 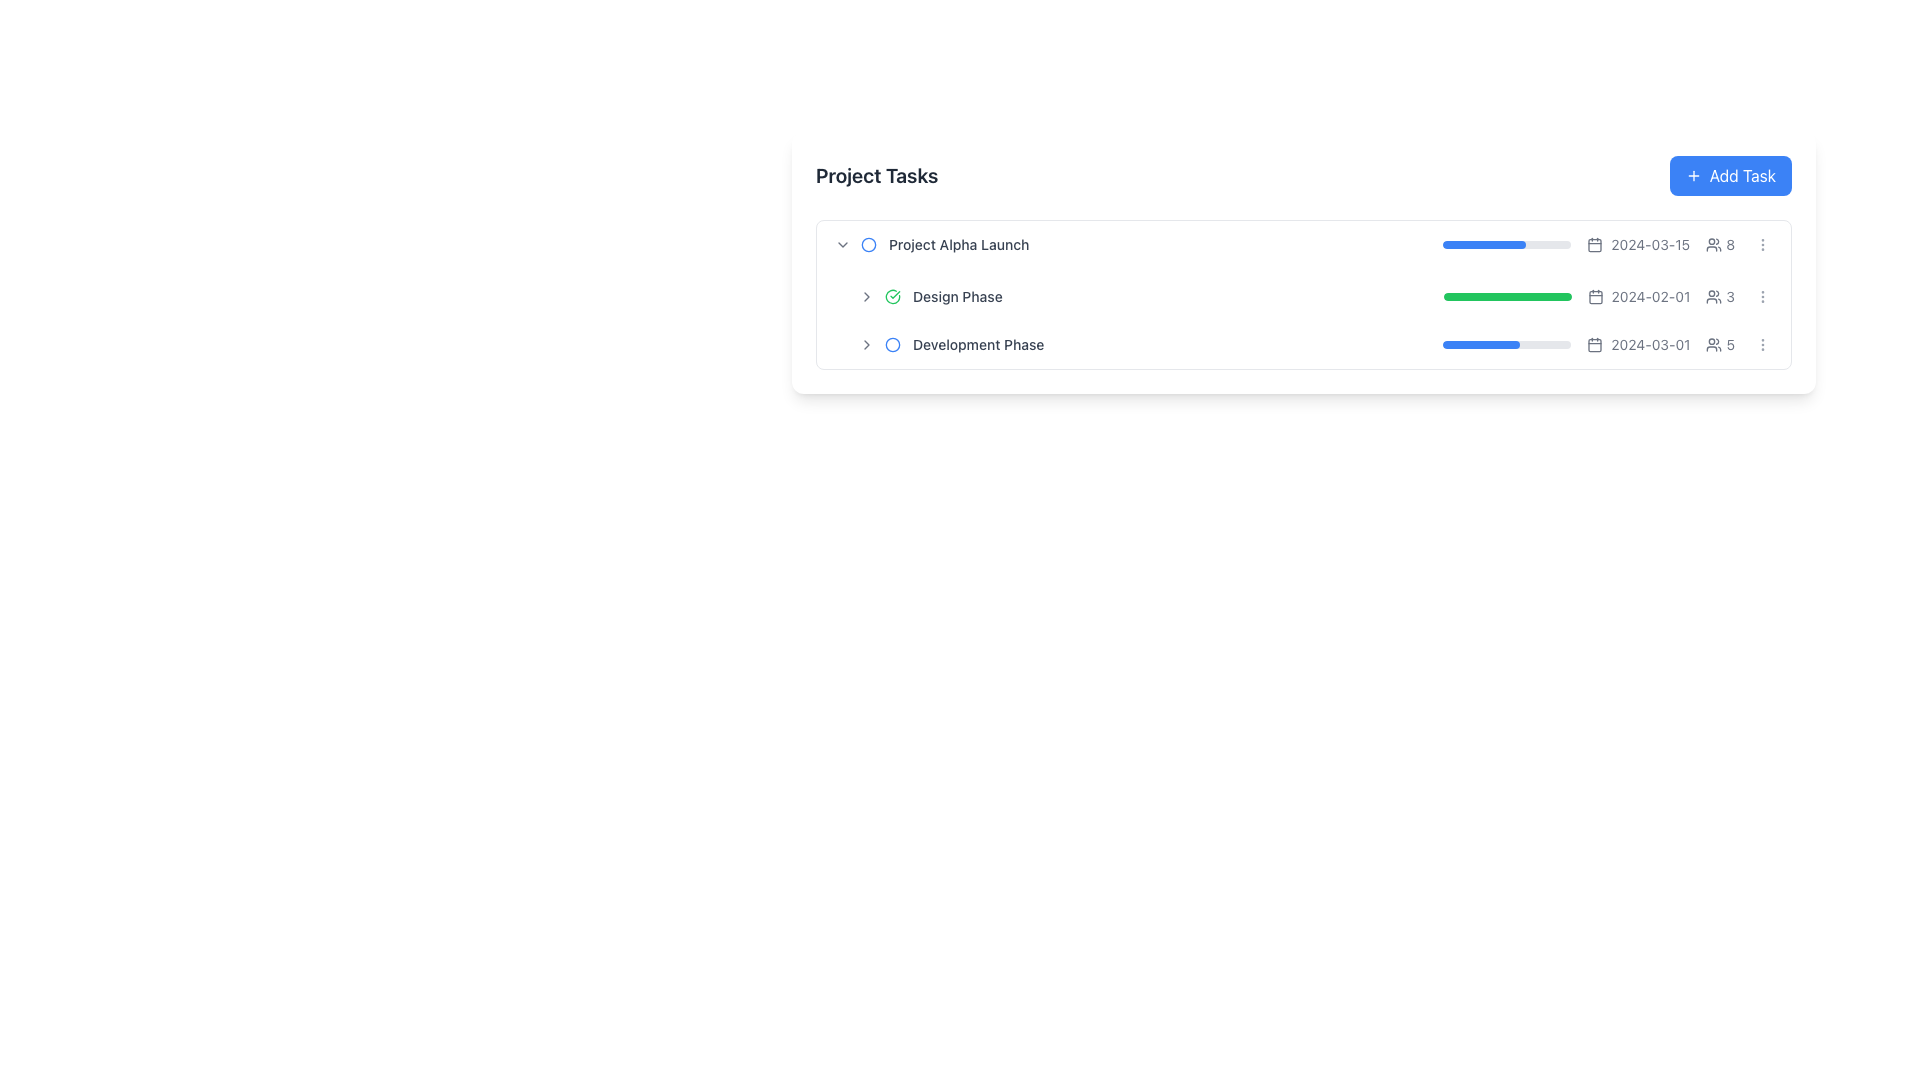 What do you see at coordinates (1741, 175) in the screenshot?
I see `the text label within the button that is intended to add a new task` at bounding box center [1741, 175].